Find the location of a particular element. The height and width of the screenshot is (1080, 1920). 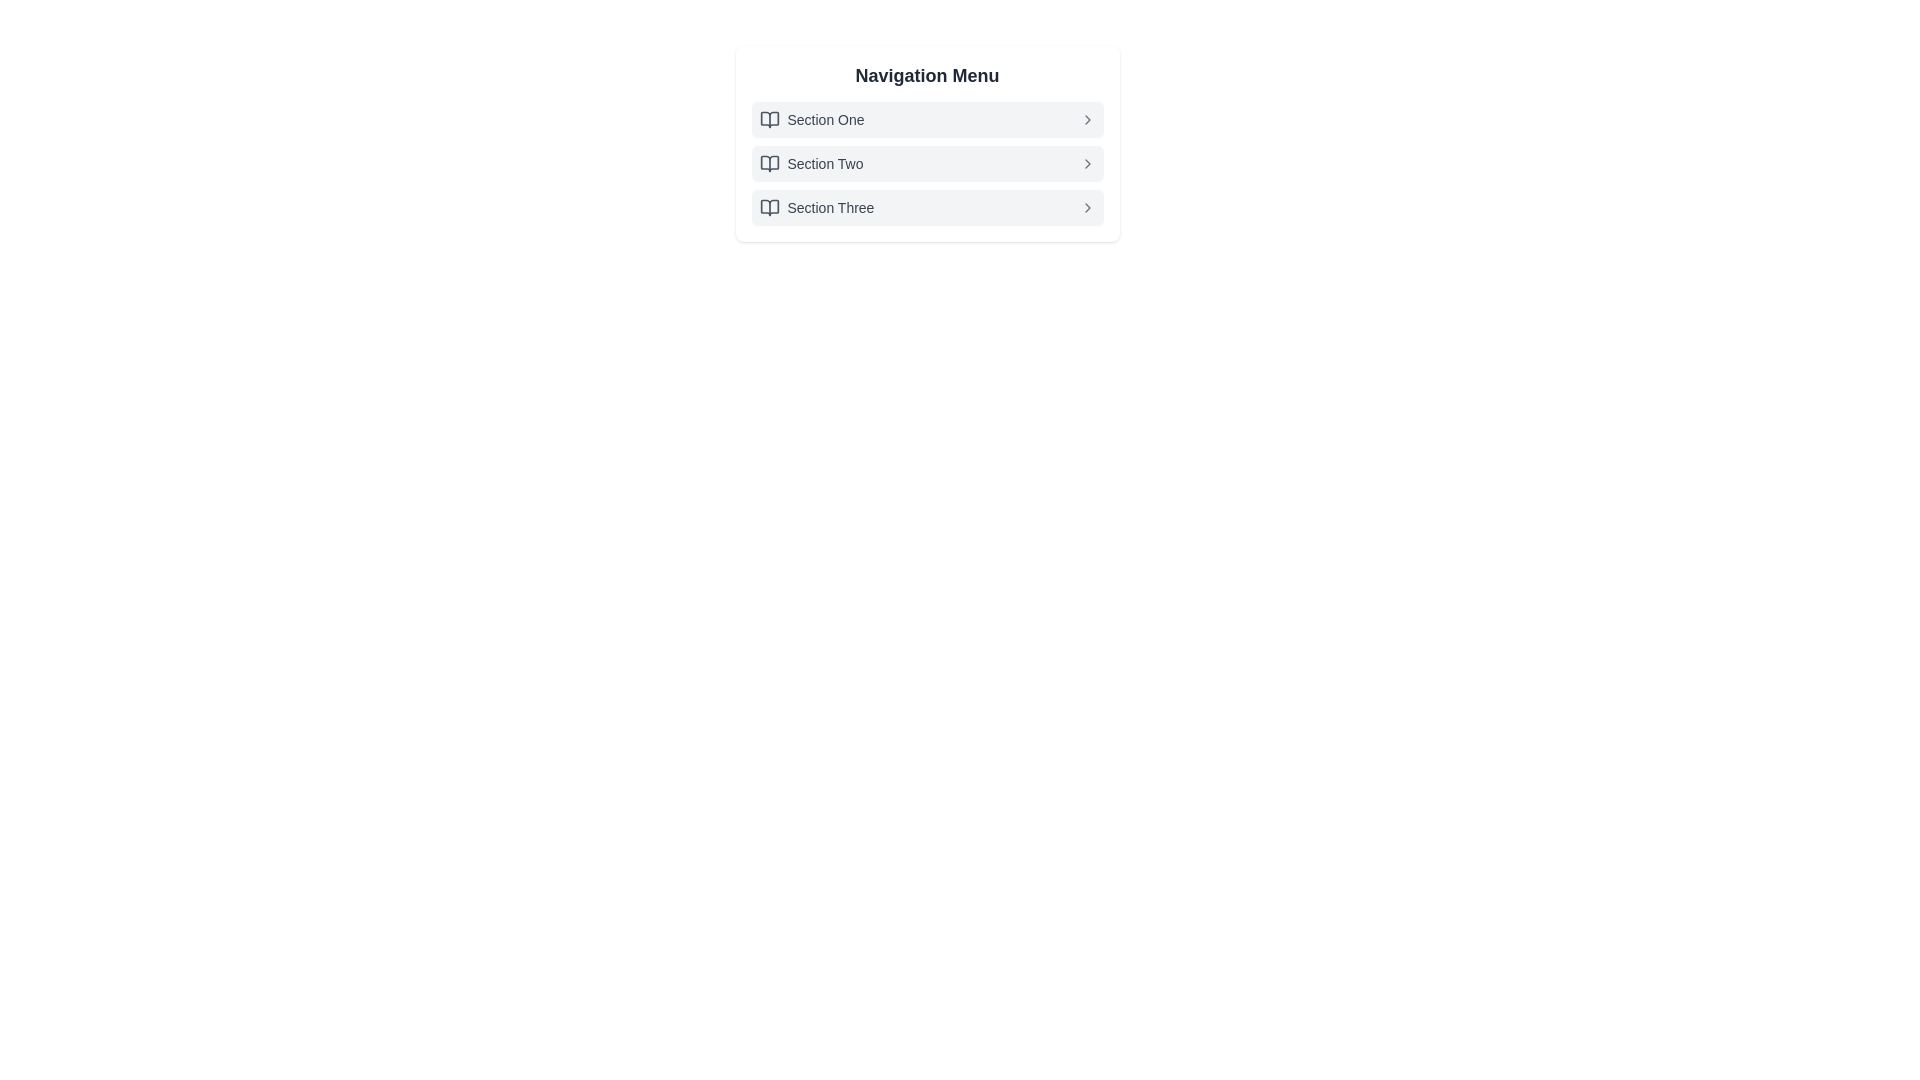

the 'Section Two' hyperlink in the navigation menu is located at coordinates (825, 163).